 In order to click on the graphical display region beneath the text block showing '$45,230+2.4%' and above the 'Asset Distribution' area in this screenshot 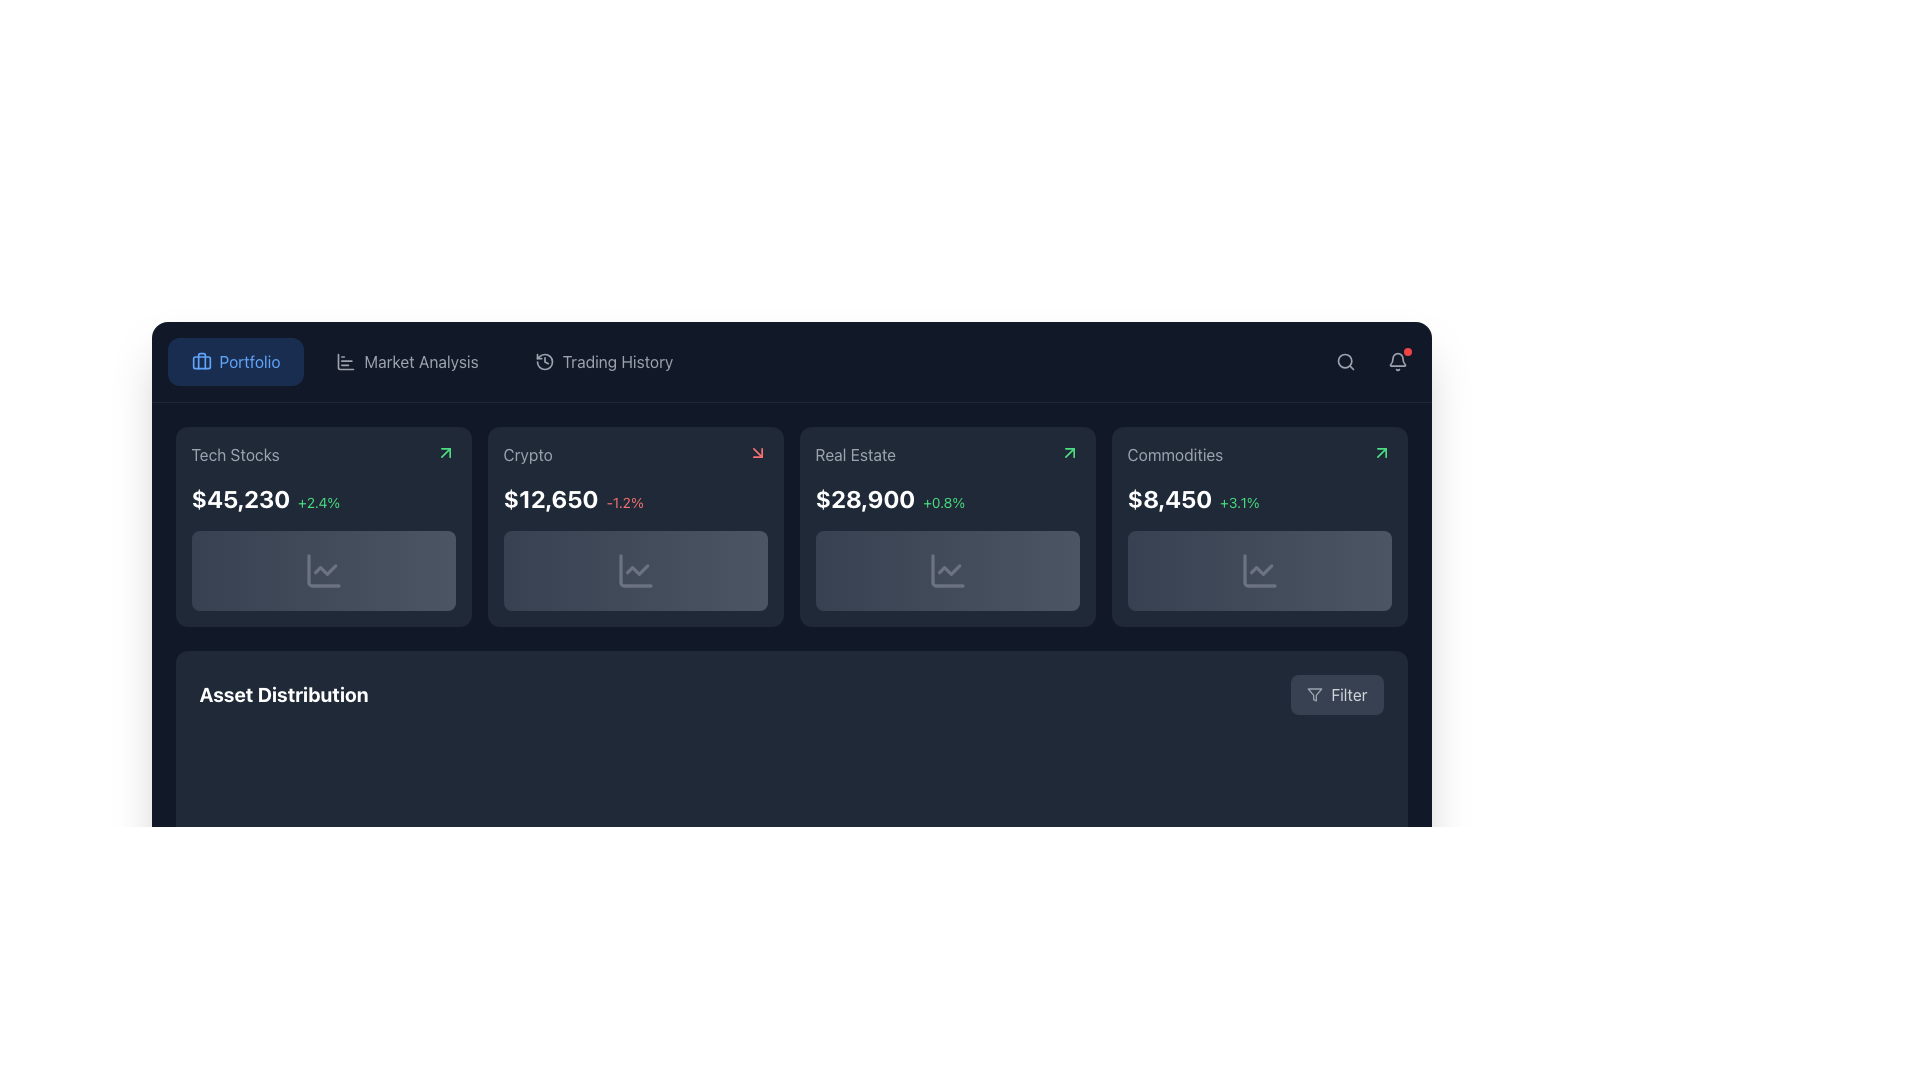, I will do `click(323, 570)`.